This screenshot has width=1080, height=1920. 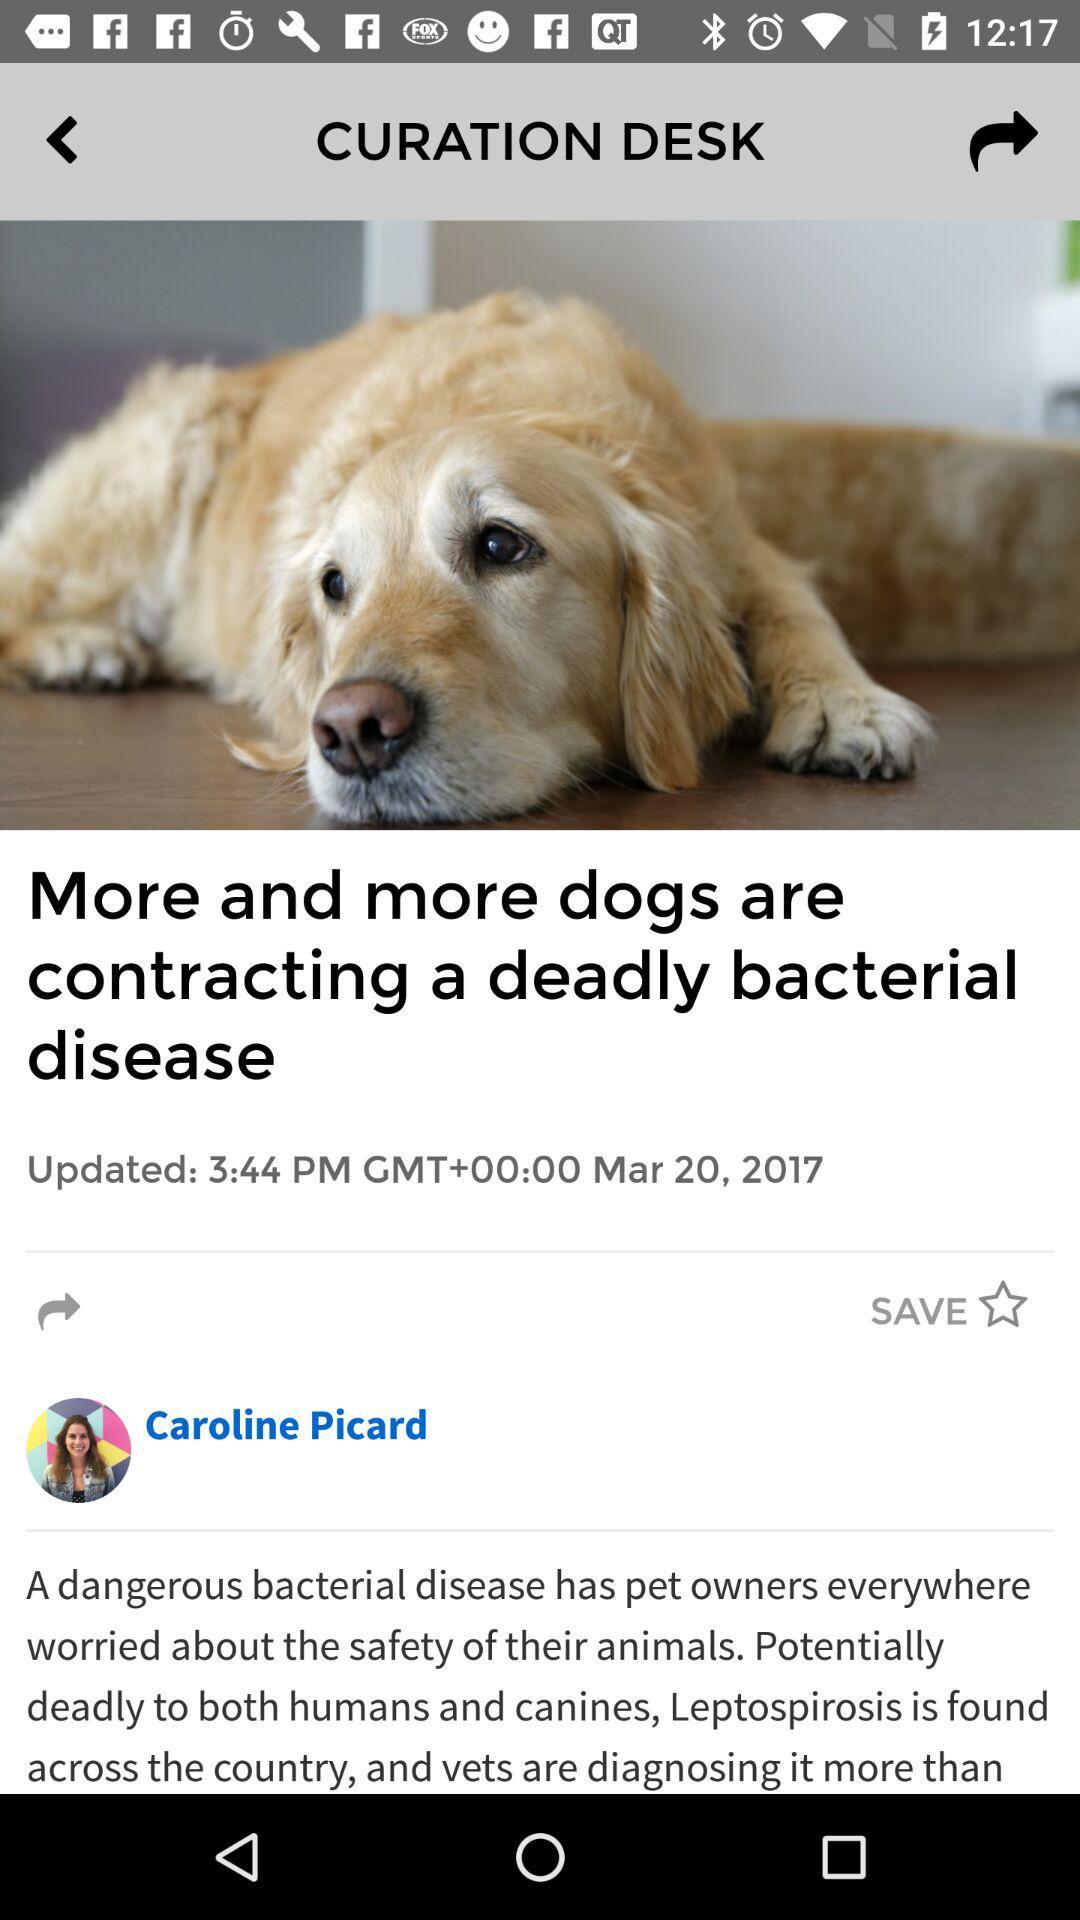 What do you see at coordinates (919, 1312) in the screenshot?
I see `save icon` at bounding box center [919, 1312].